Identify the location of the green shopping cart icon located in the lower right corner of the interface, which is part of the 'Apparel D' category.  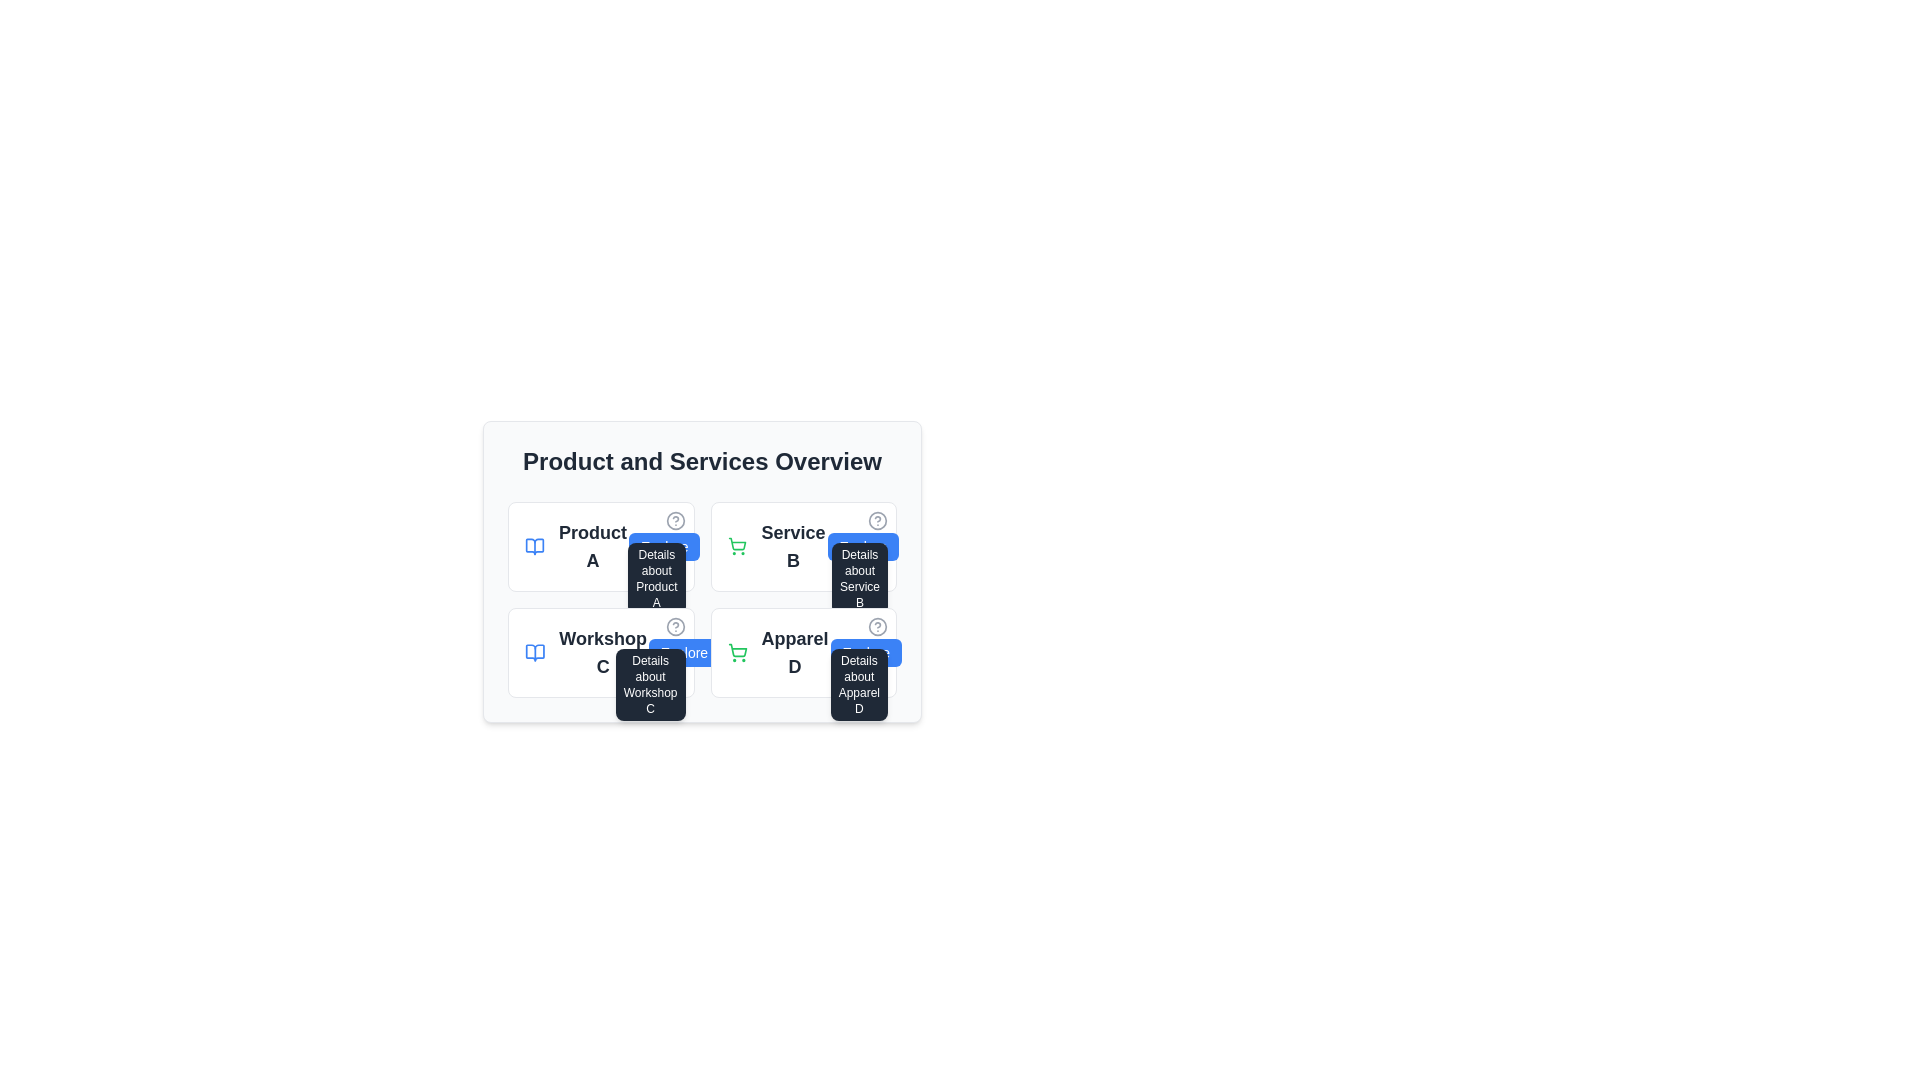
(736, 544).